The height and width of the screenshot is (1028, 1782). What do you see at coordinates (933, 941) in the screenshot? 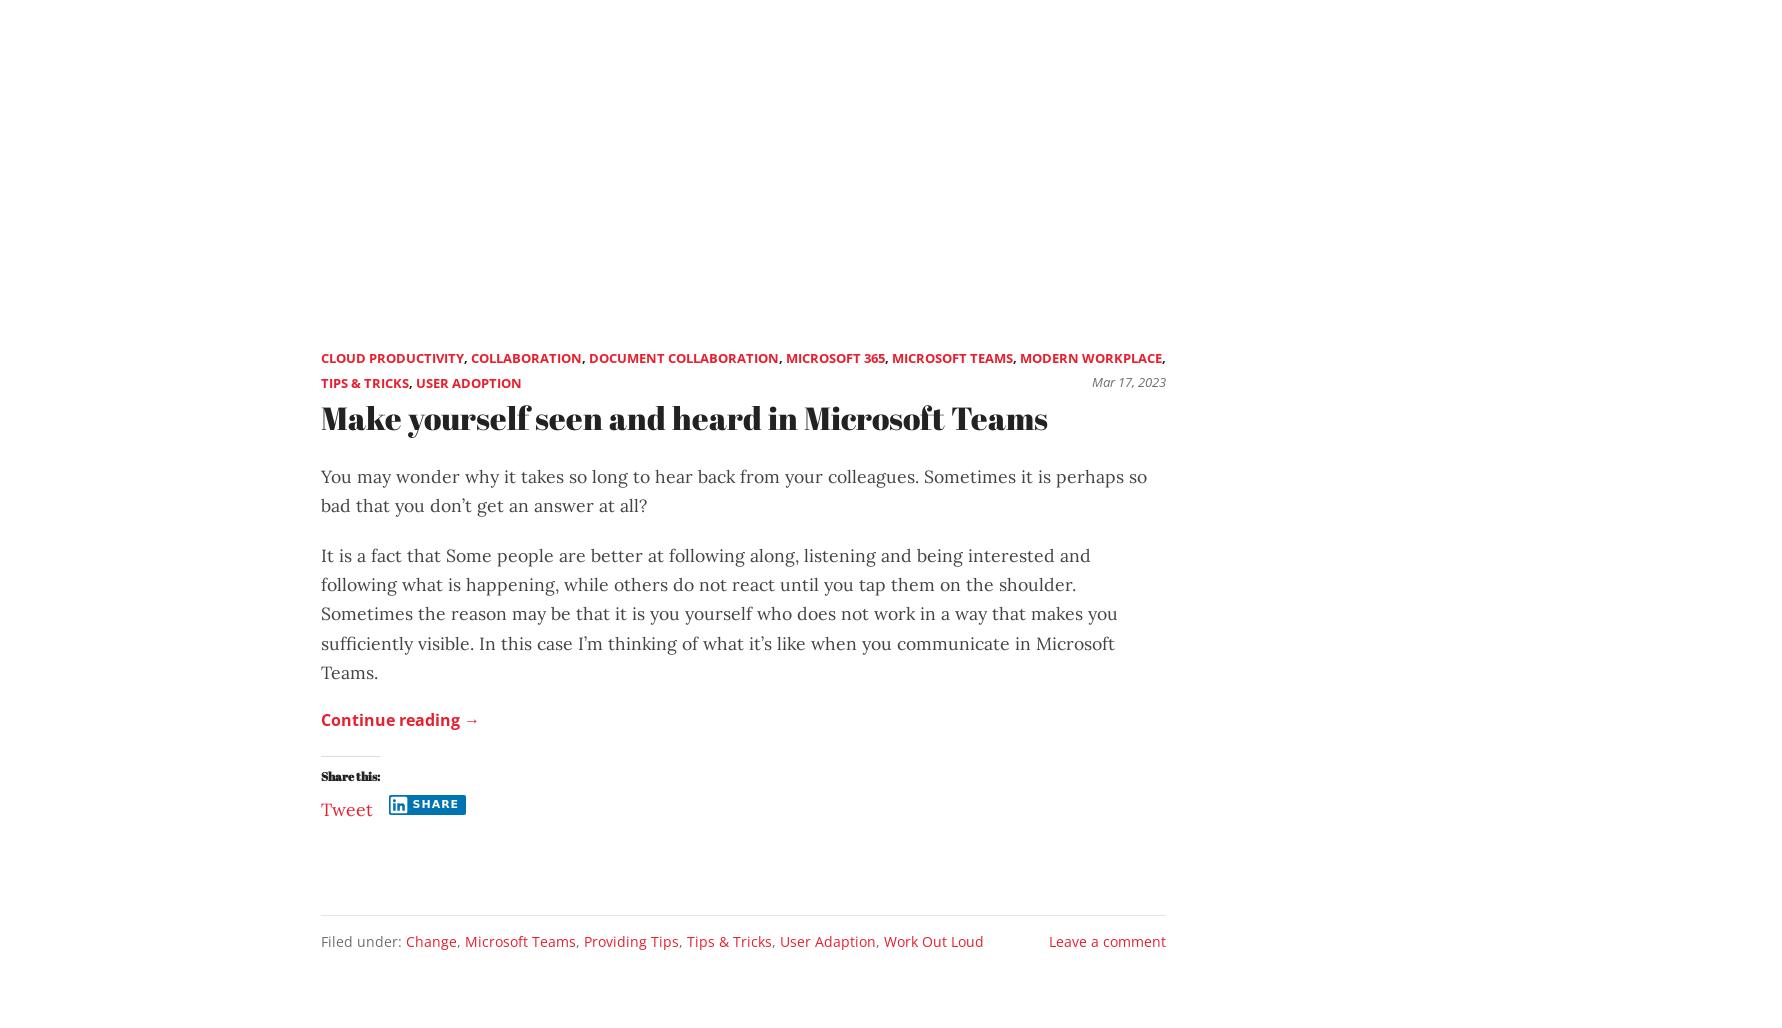
I see `'Work Out Loud'` at bounding box center [933, 941].